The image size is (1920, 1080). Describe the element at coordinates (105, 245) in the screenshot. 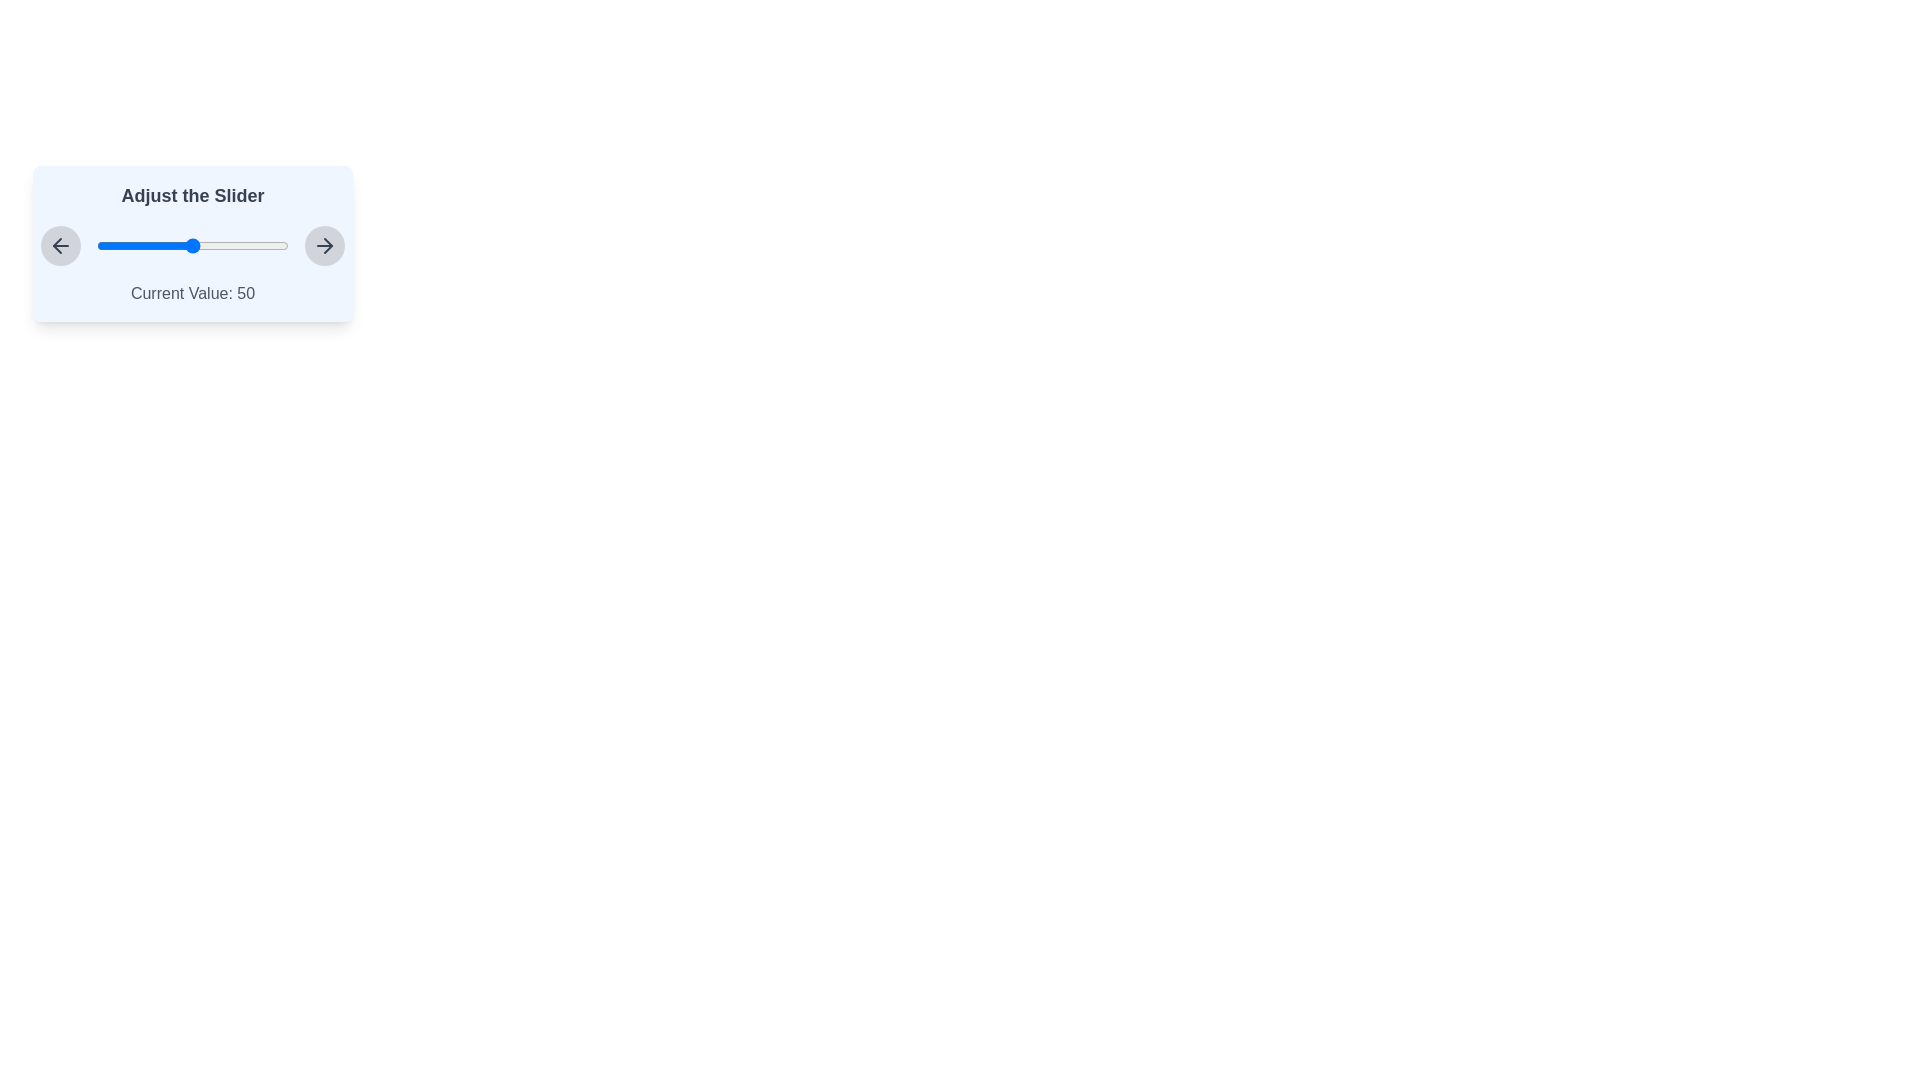

I see `the slider` at that location.